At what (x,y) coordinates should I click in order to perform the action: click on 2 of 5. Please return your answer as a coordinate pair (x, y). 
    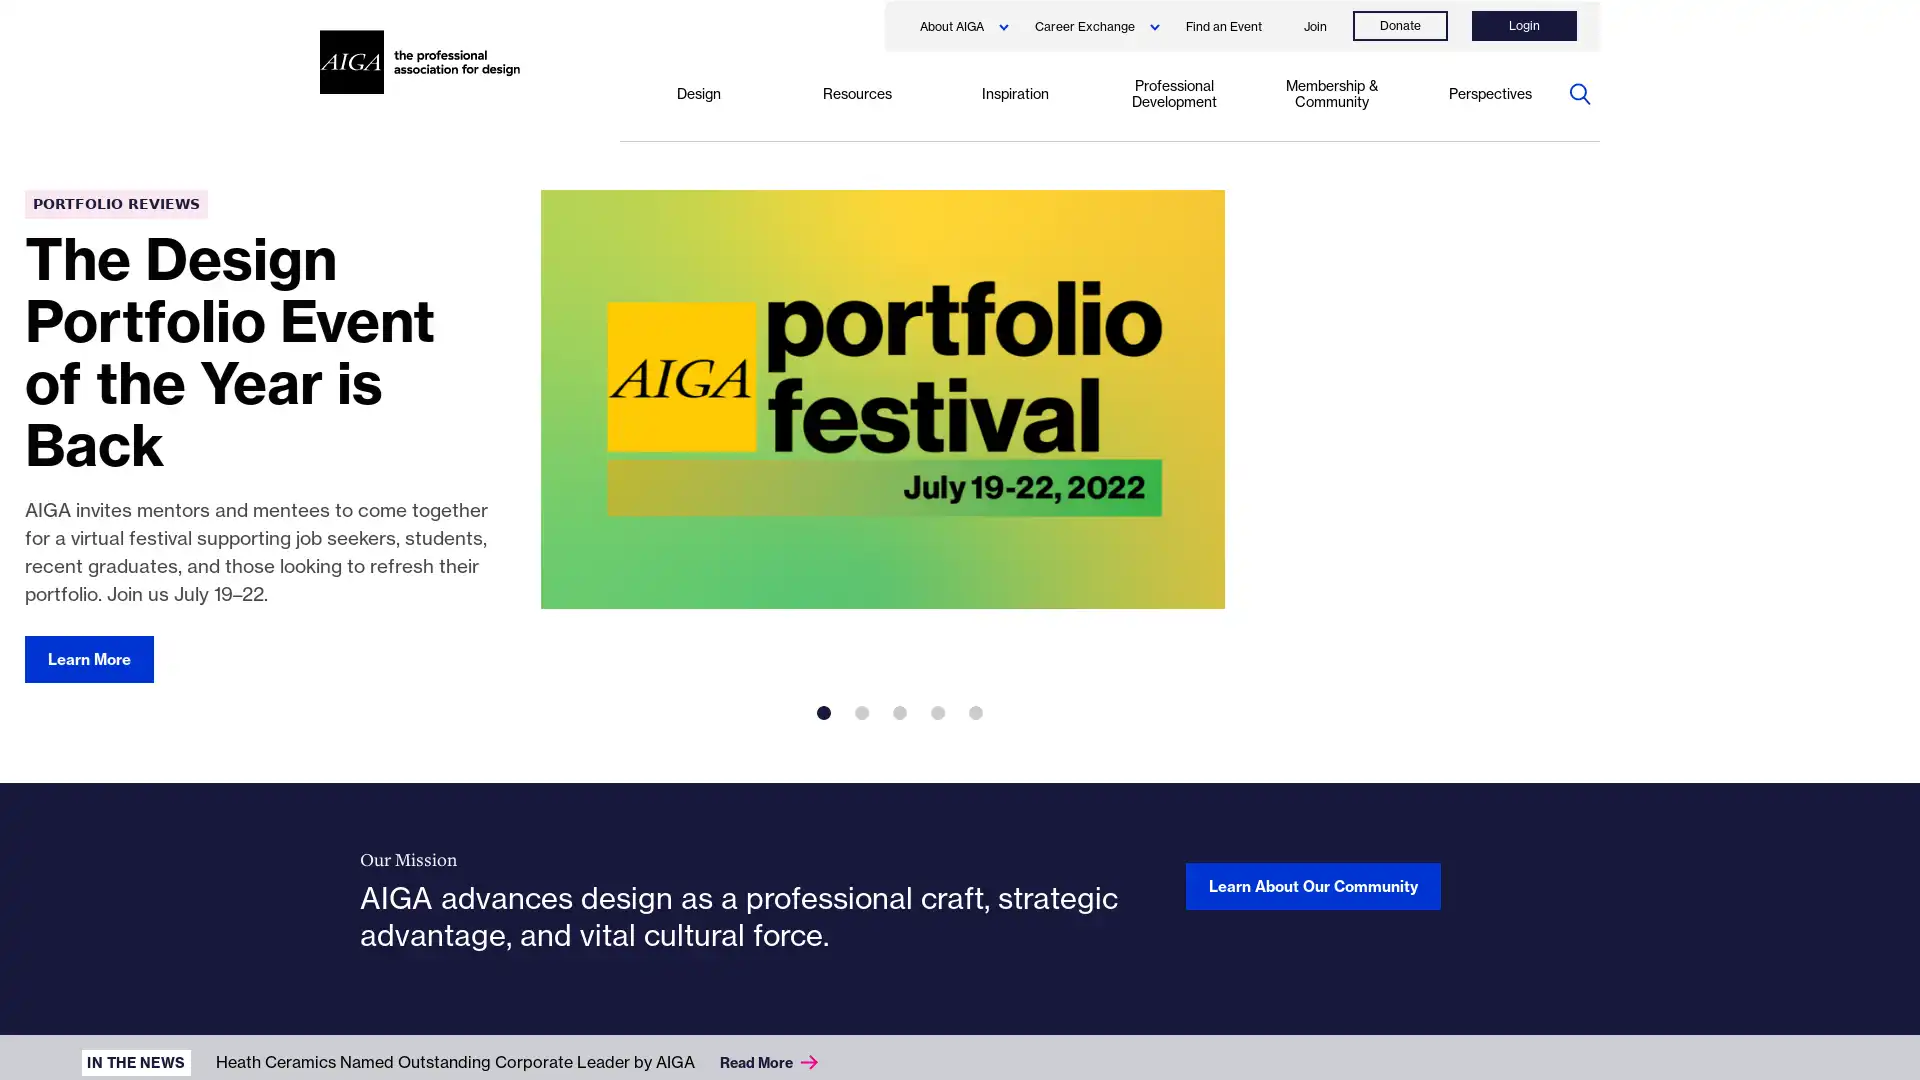
    Looking at the image, I should click on (862, 712).